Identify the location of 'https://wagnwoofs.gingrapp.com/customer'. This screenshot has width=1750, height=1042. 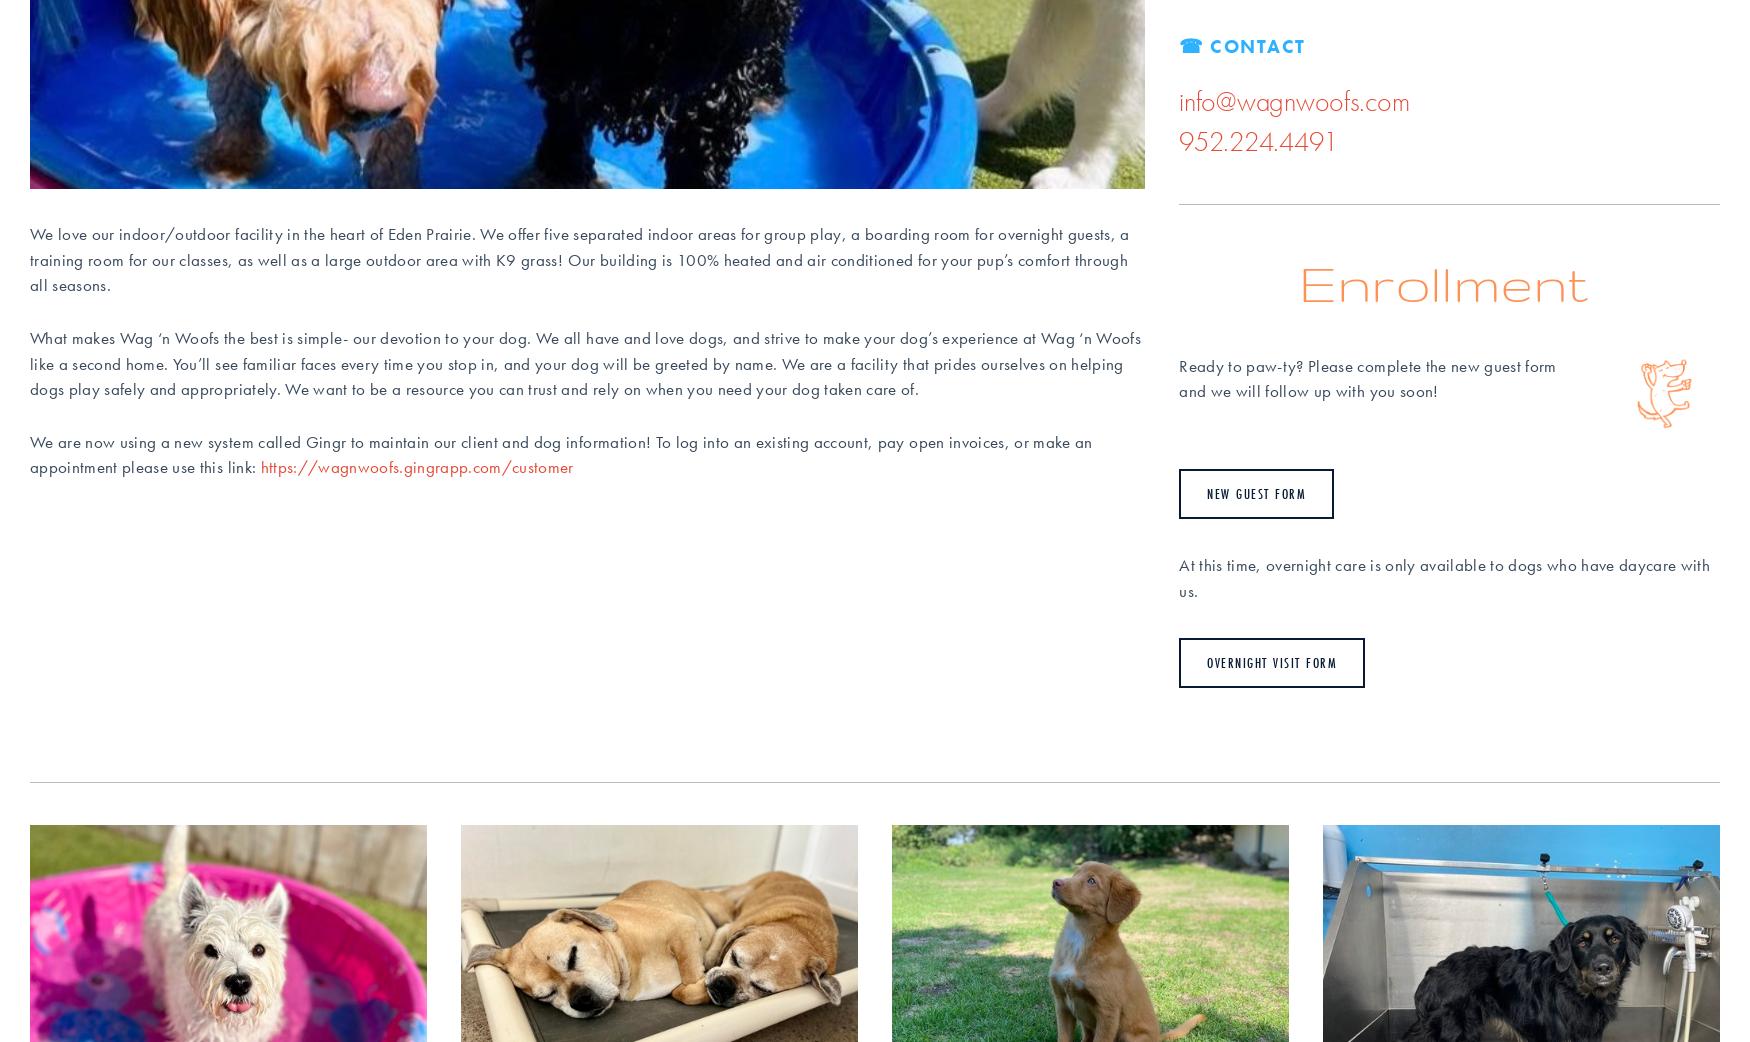
(415, 467).